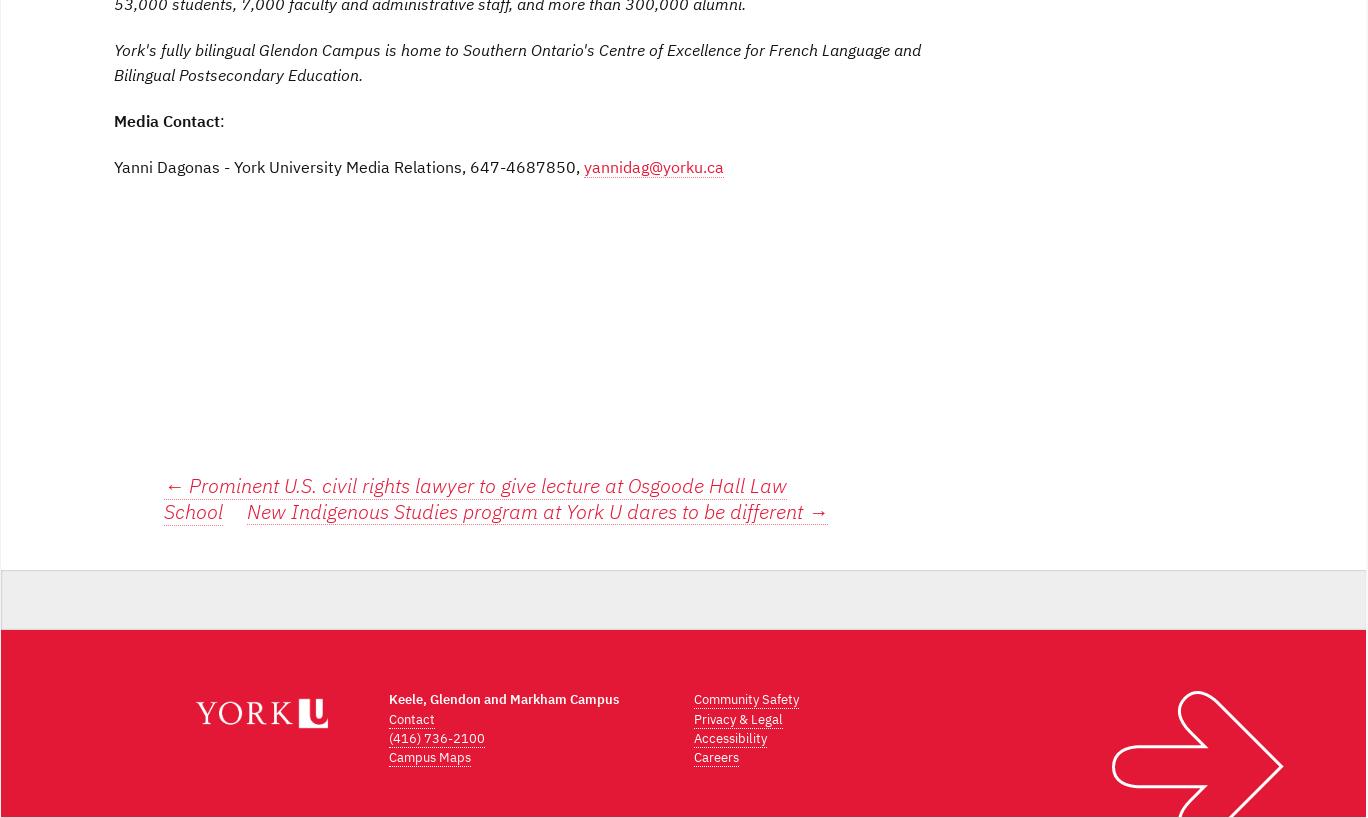  I want to click on 'York's fully bilingual Glendon Campus is home to Southern Ontario's Centre of Excellence for French Language and Bilingual Postsecondary Education.', so click(113, 61).